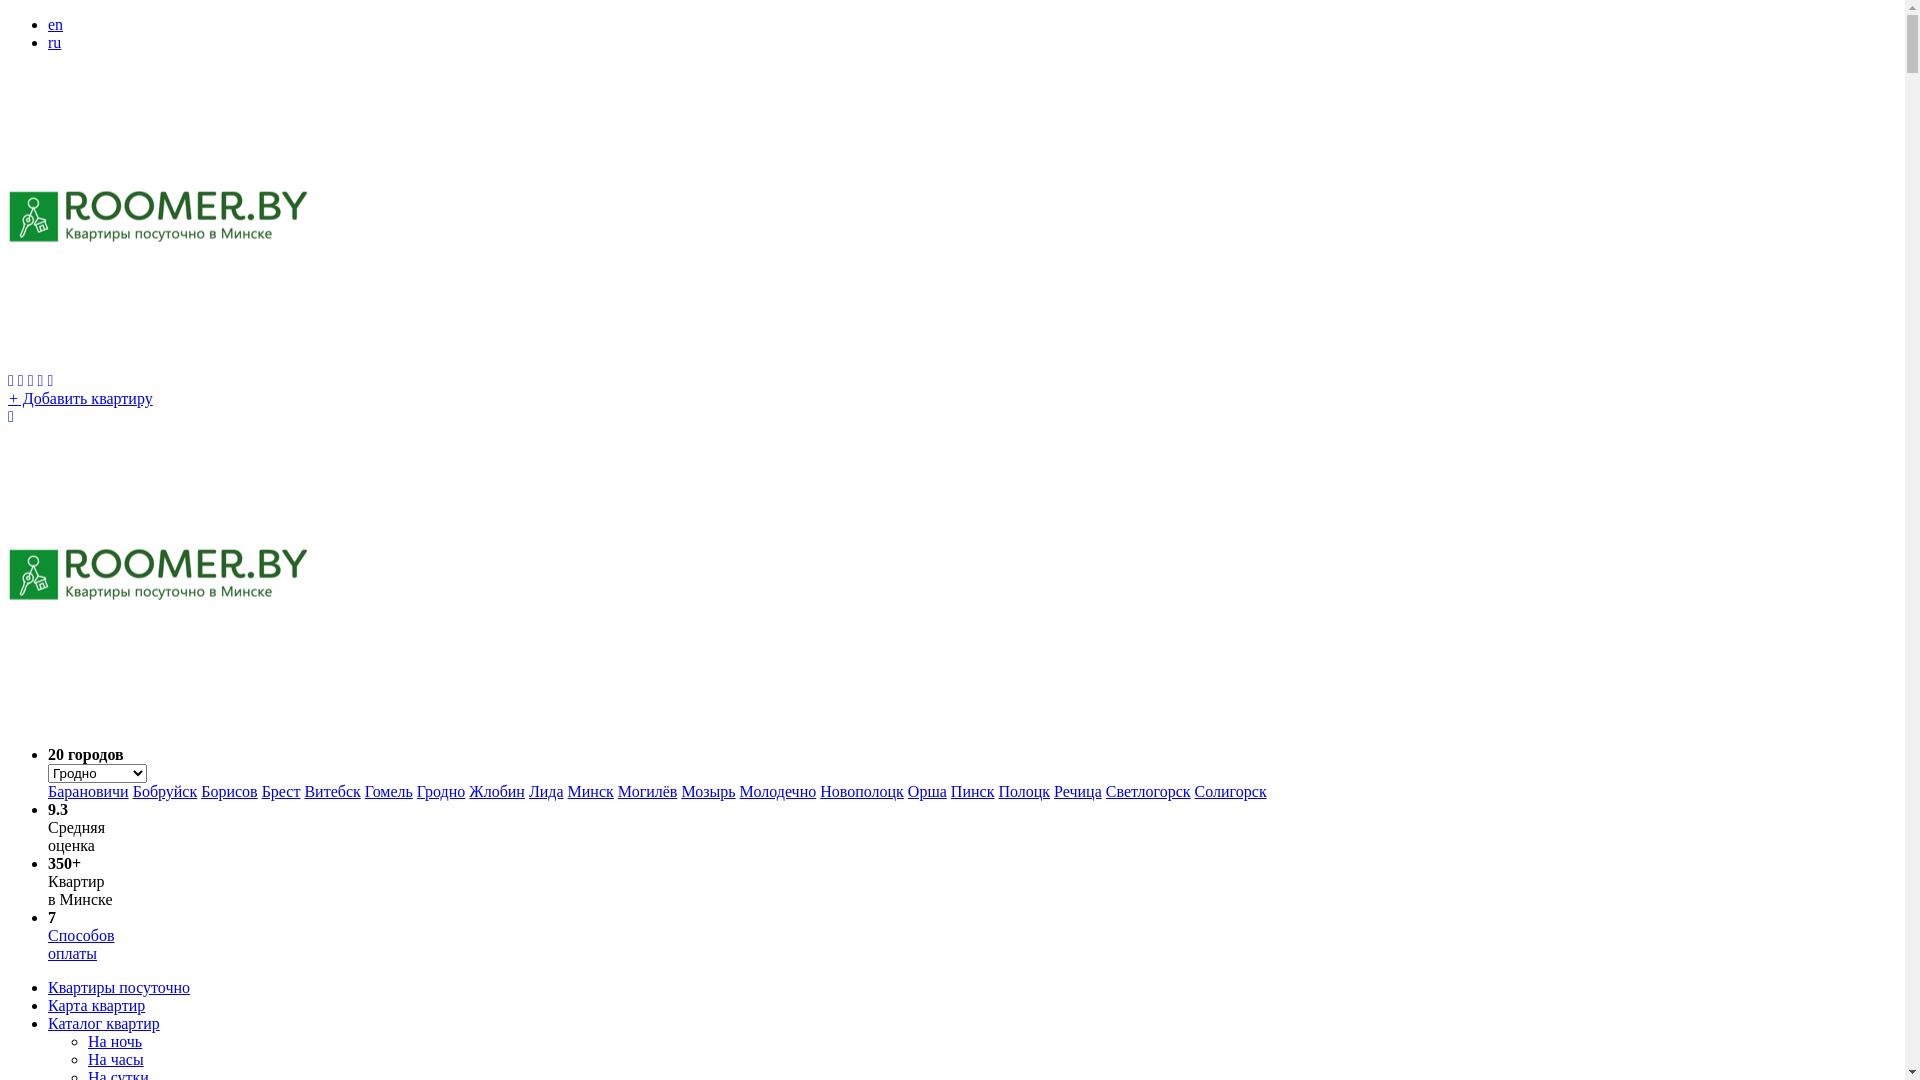  What do you see at coordinates (48, 24) in the screenshot?
I see `'en'` at bounding box center [48, 24].